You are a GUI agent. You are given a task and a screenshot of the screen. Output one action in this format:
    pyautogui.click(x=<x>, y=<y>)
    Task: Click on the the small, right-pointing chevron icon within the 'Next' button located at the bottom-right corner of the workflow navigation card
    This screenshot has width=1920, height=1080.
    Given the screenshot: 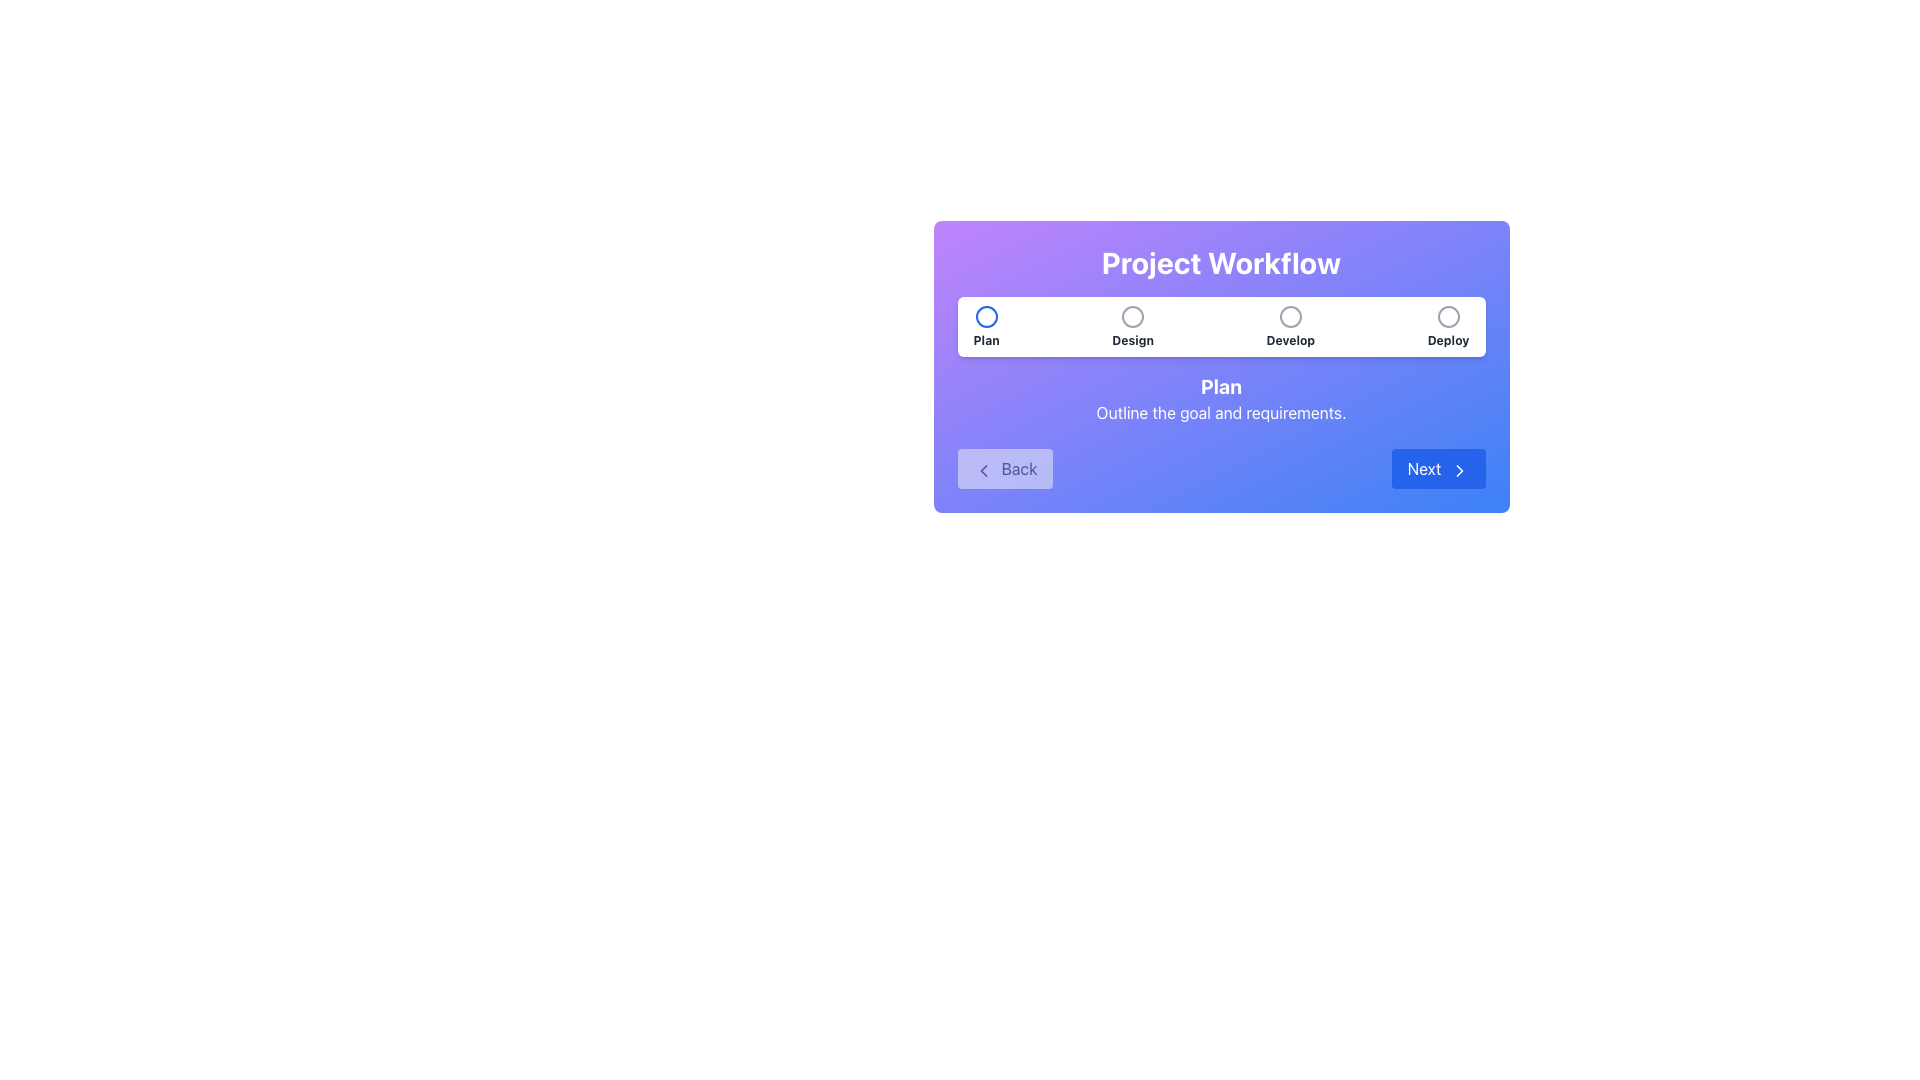 What is the action you would take?
    pyautogui.click(x=1459, y=470)
    